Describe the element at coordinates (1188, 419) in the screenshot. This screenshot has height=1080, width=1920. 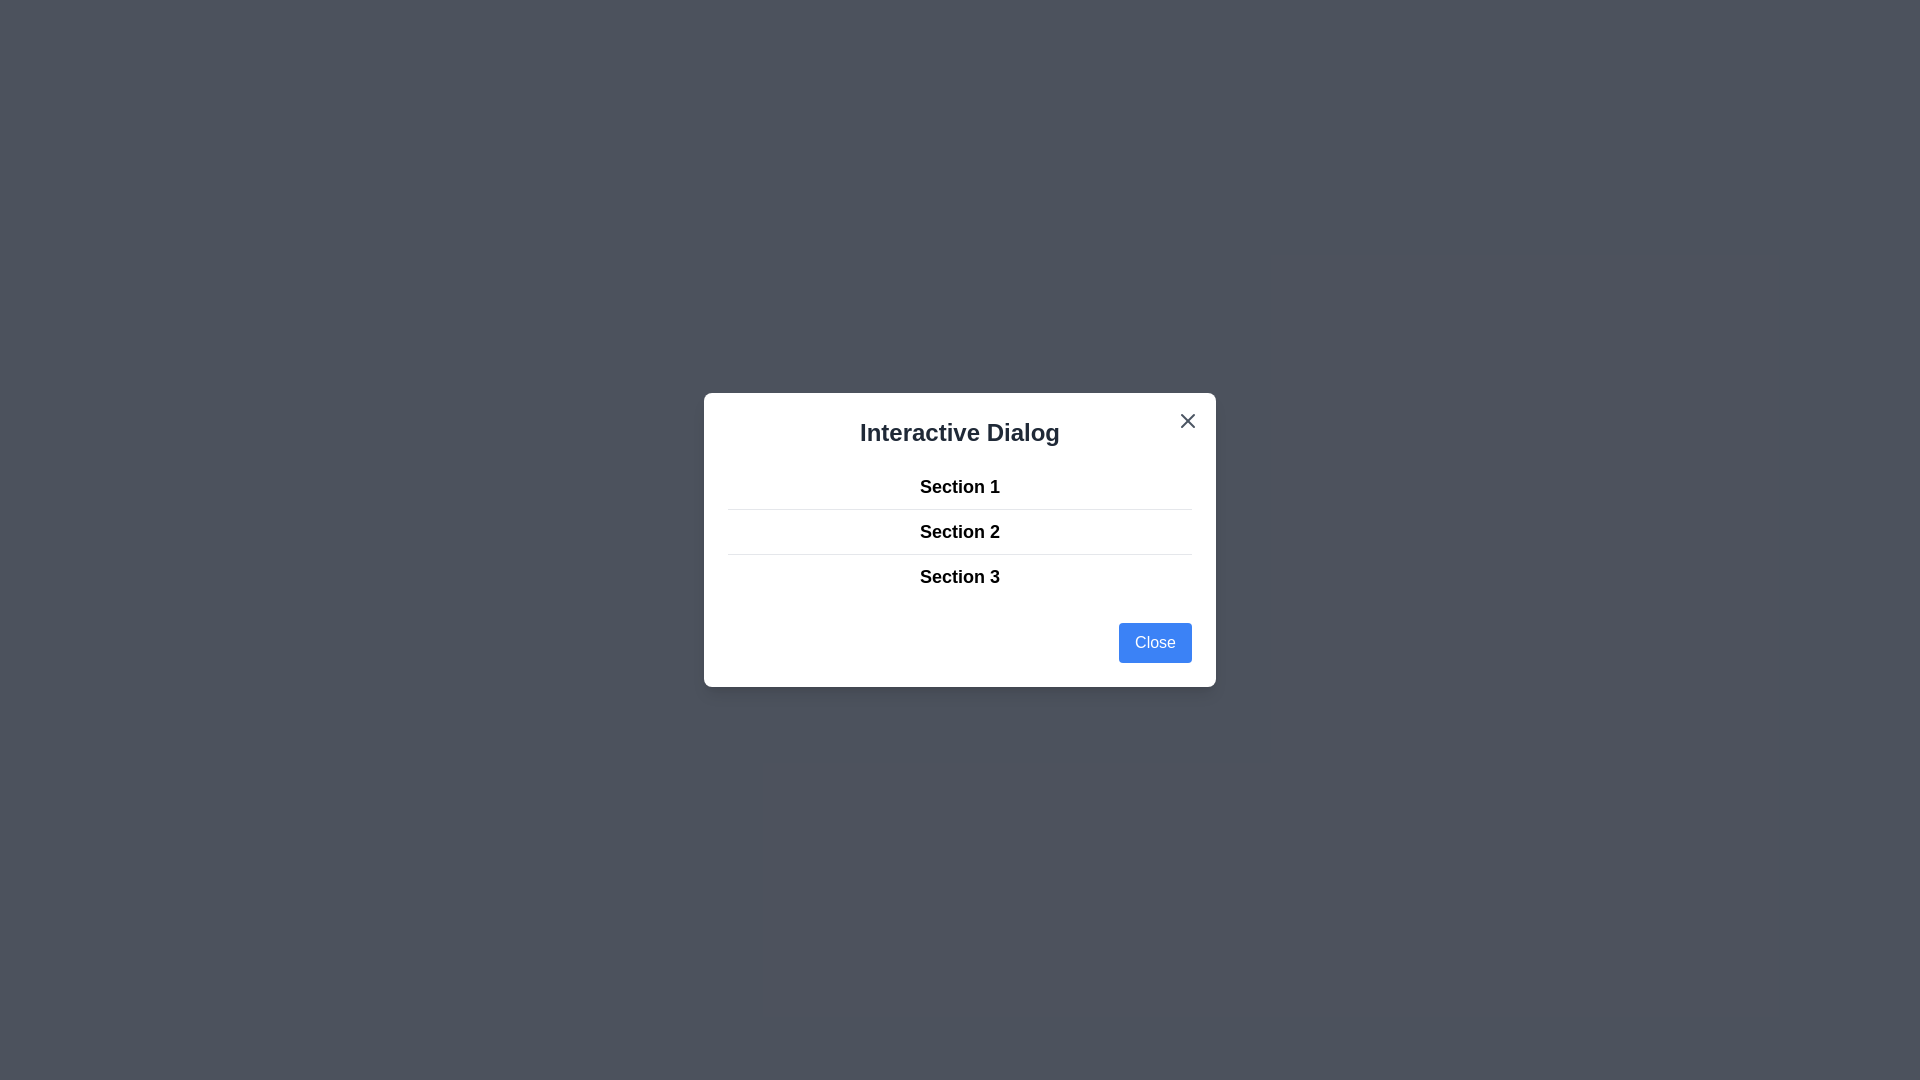
I see `close icon in the top-right corner of the dialog` at that location.